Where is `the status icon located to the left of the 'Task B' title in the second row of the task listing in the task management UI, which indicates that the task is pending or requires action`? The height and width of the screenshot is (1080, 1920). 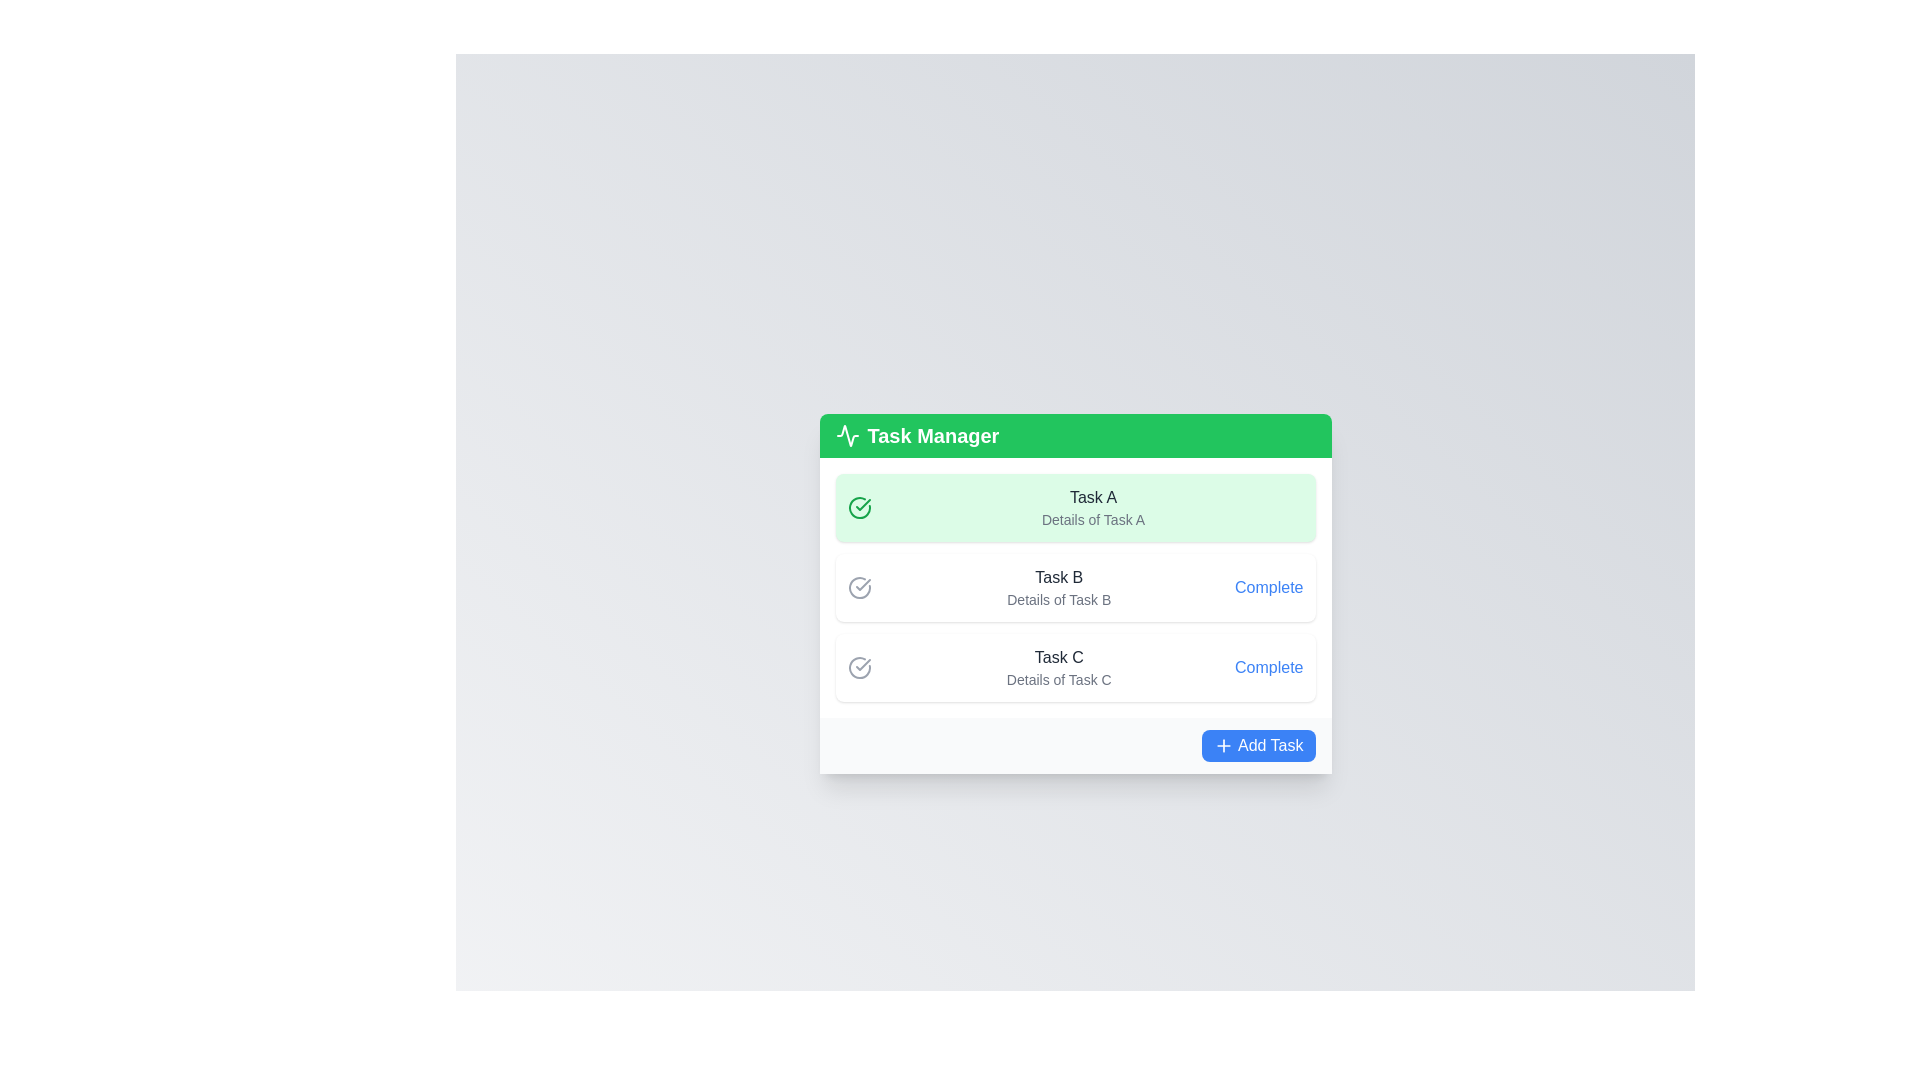 the status icon located to the left of the 'Task B' title in the second row of the task listing in the task management UI, which indicates that the task is pending or requires action is located at coordinates (859, 586).